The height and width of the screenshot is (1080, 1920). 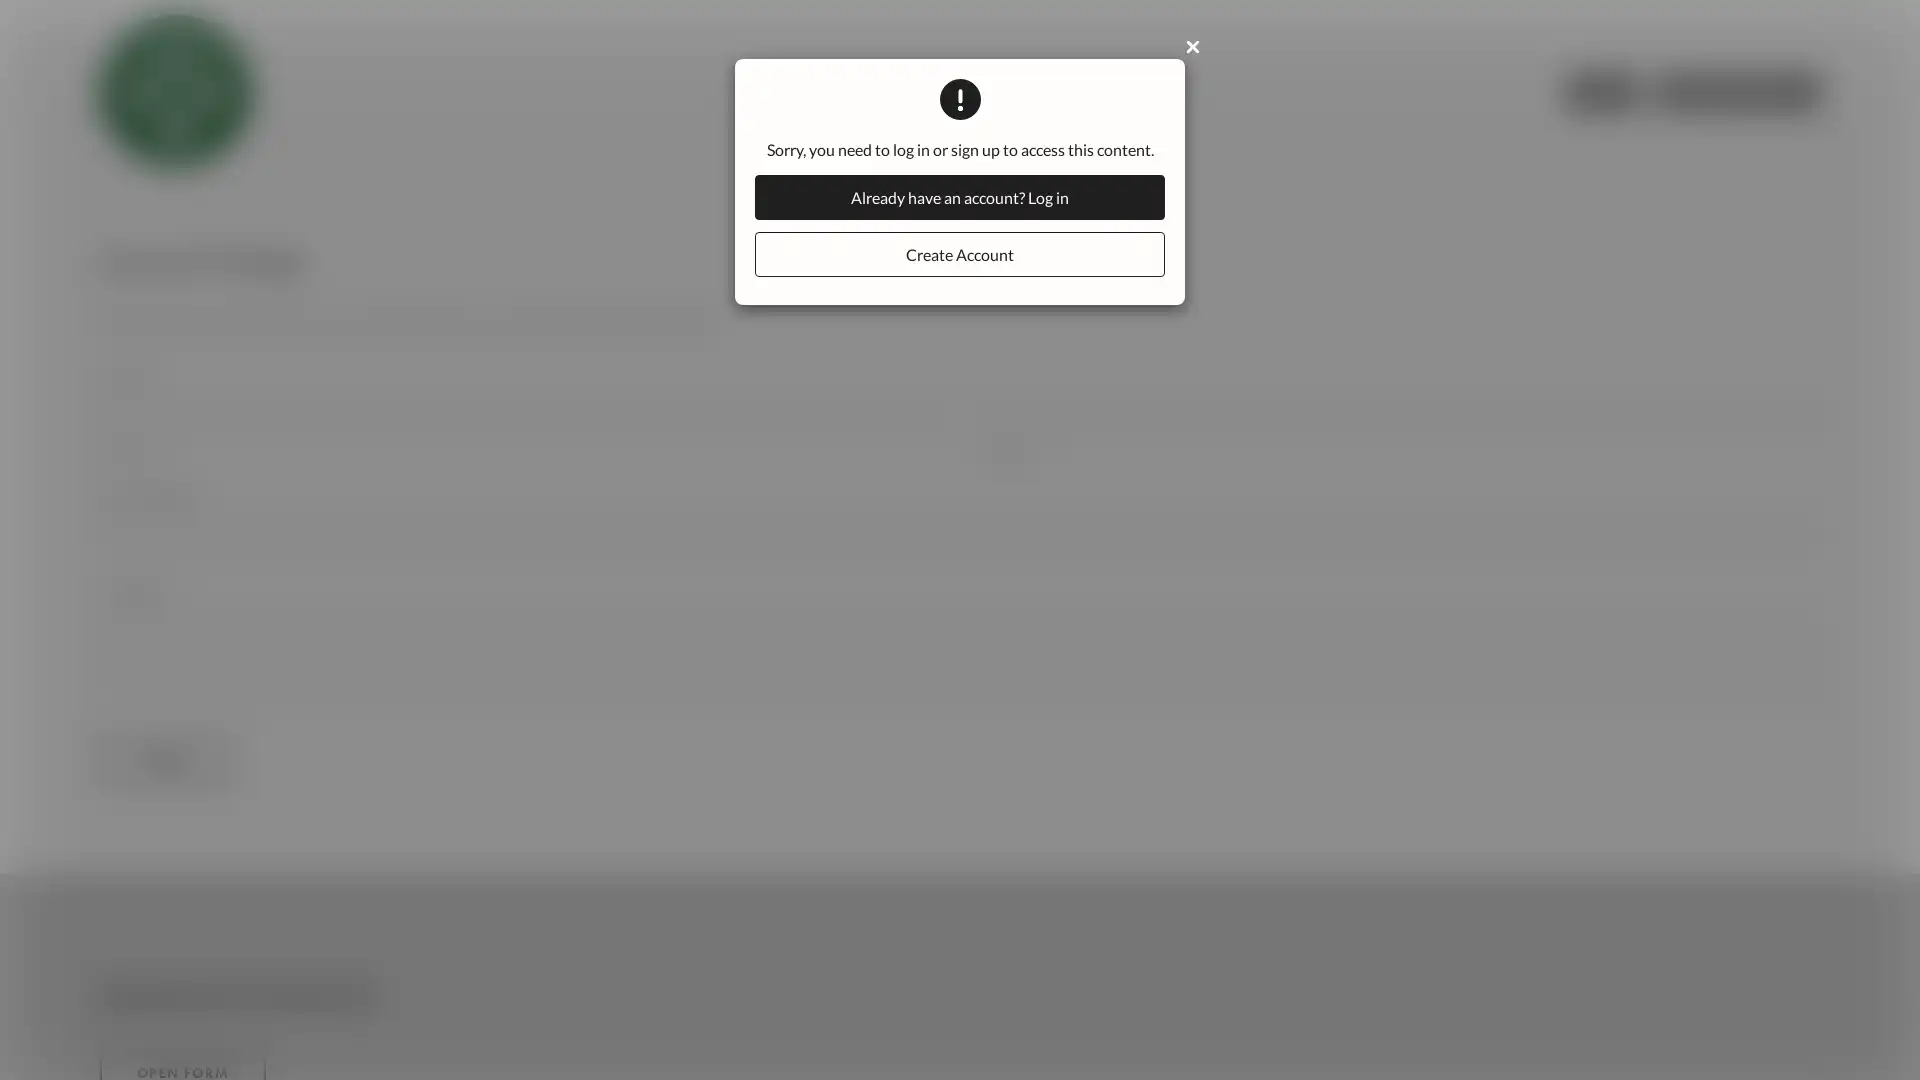 I want to click on Already have an account? Log in, so click(x=960, y=197).